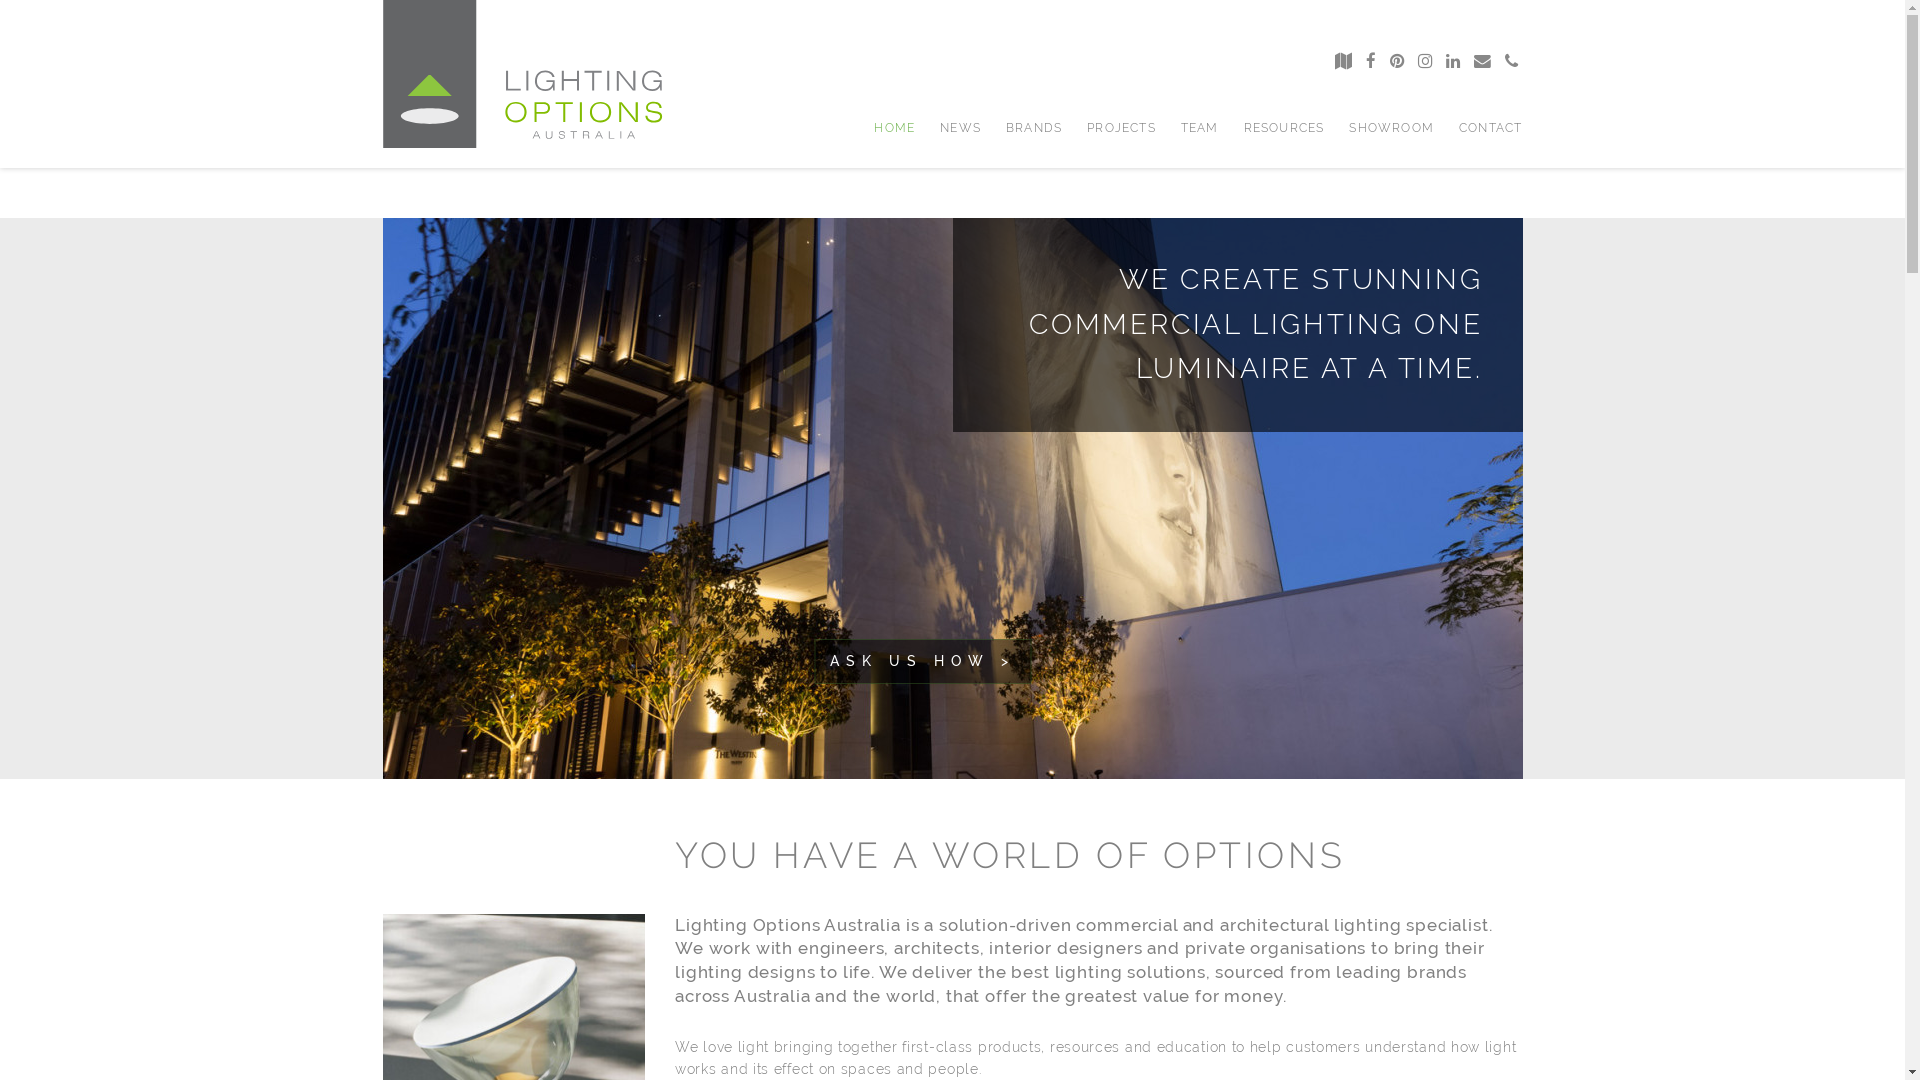 The width and height of the screenshot is (1920, 1080). What do you see at coordinates (522, 72) in the screenshot?
I see `'Click here to return home.'` at bounding box center [522, 72].